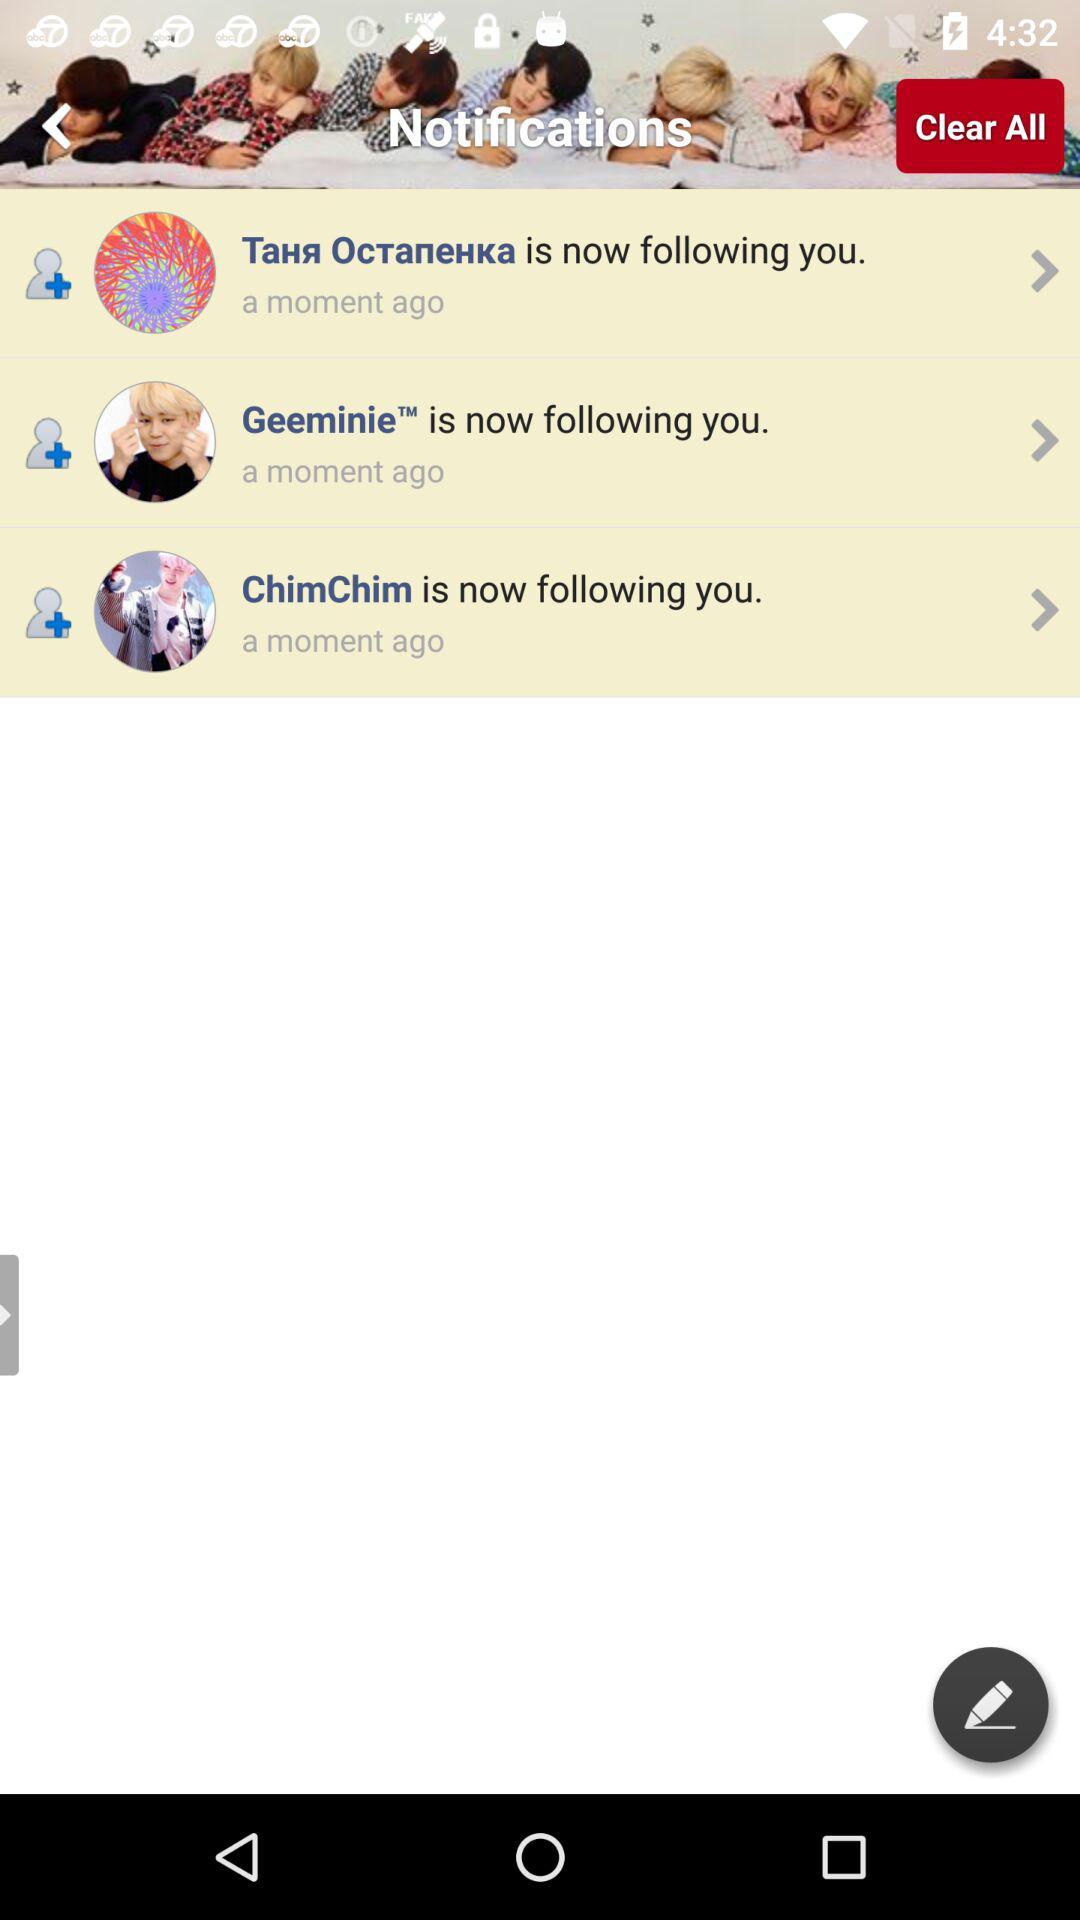  I want to click on see profile, so click(153, 610).